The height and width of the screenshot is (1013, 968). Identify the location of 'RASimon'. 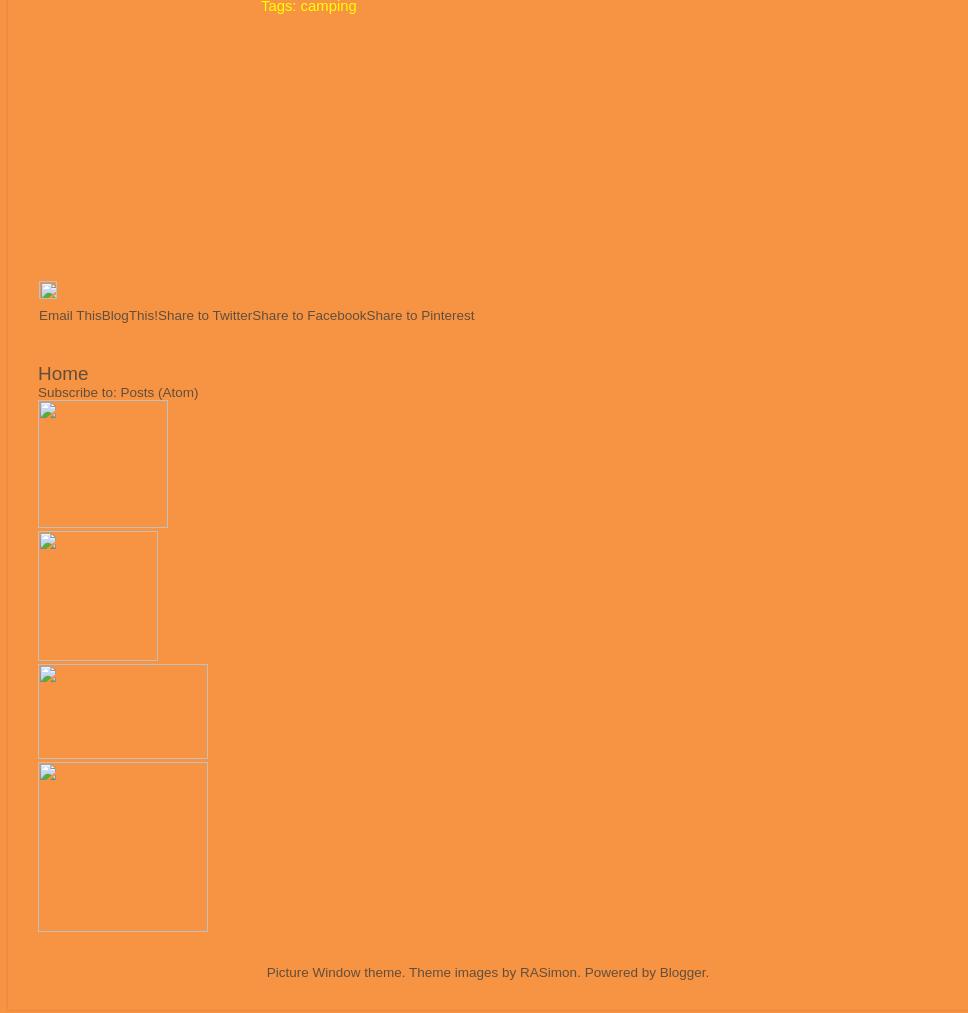
(547, 972).